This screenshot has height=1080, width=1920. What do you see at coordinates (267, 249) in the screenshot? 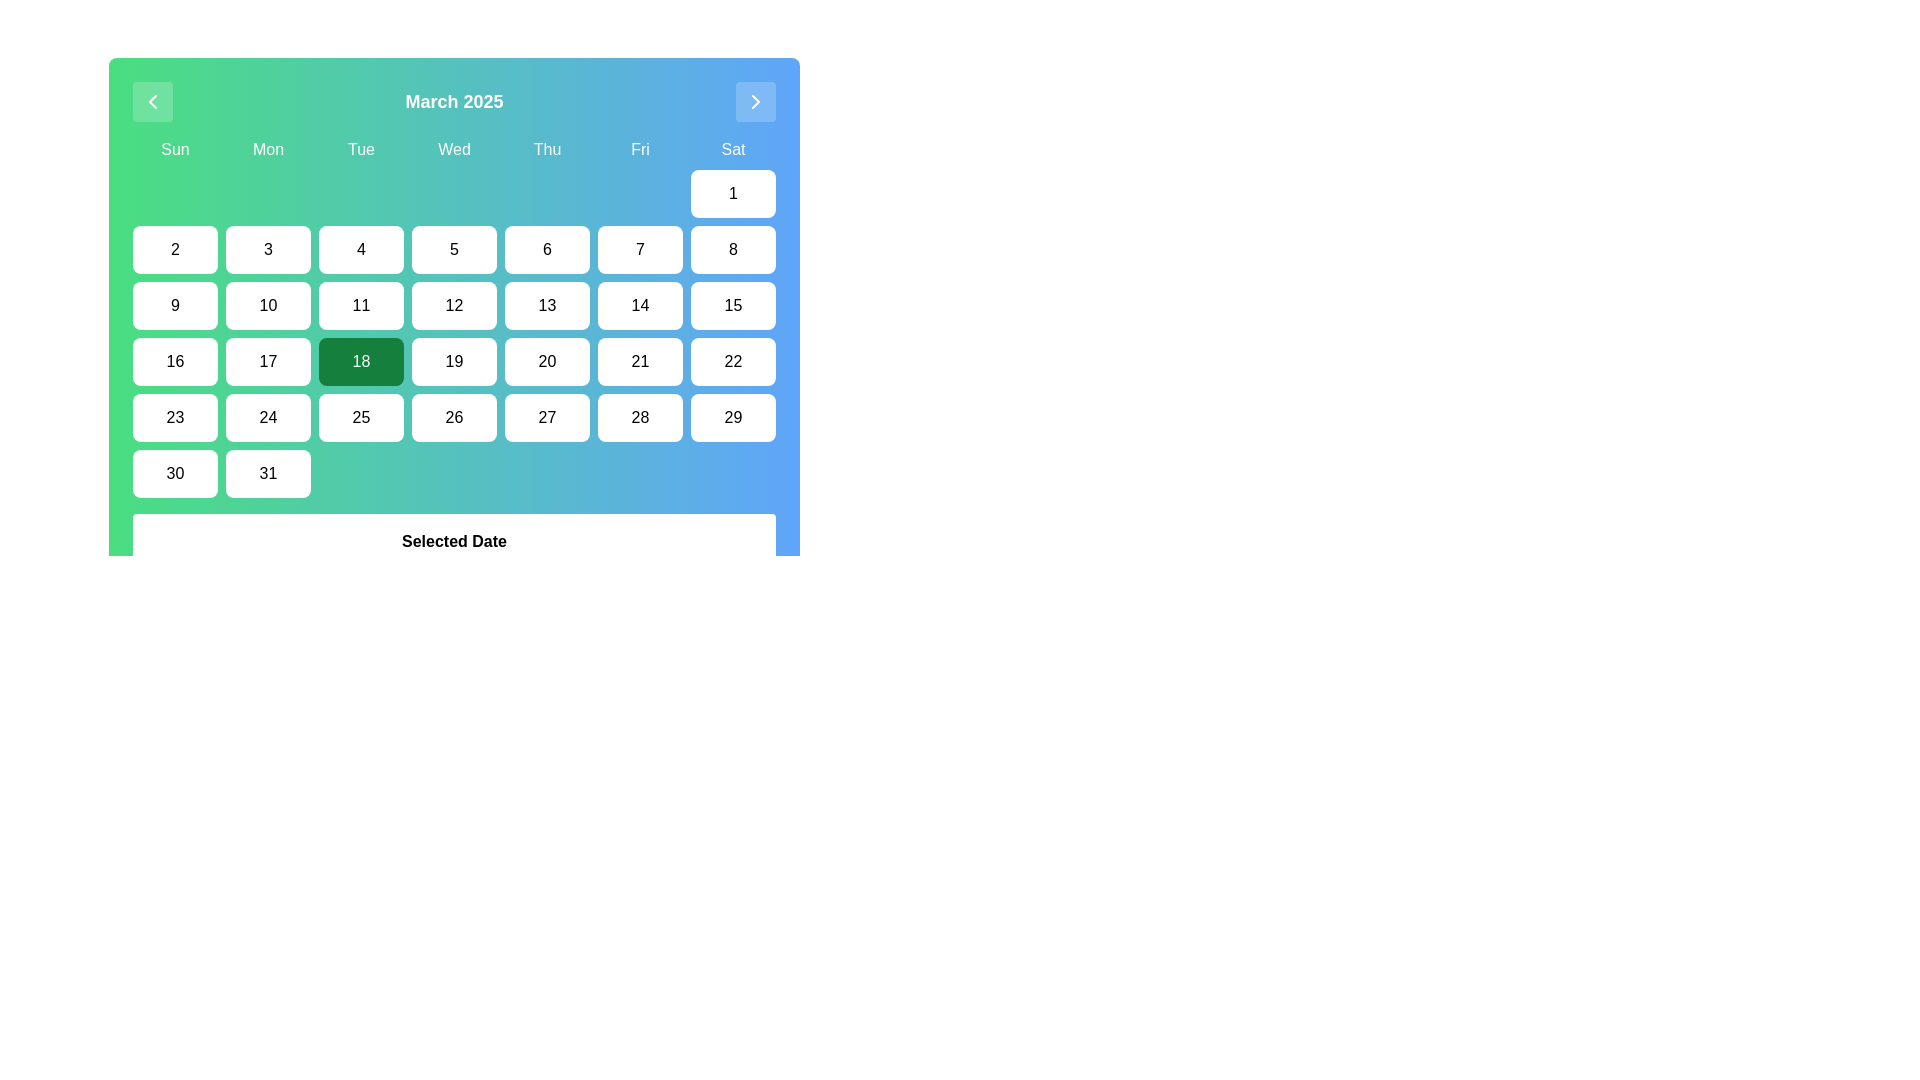
I see `the button representing the third day of the month in the calendar interface` at bounding box center [267, 249].